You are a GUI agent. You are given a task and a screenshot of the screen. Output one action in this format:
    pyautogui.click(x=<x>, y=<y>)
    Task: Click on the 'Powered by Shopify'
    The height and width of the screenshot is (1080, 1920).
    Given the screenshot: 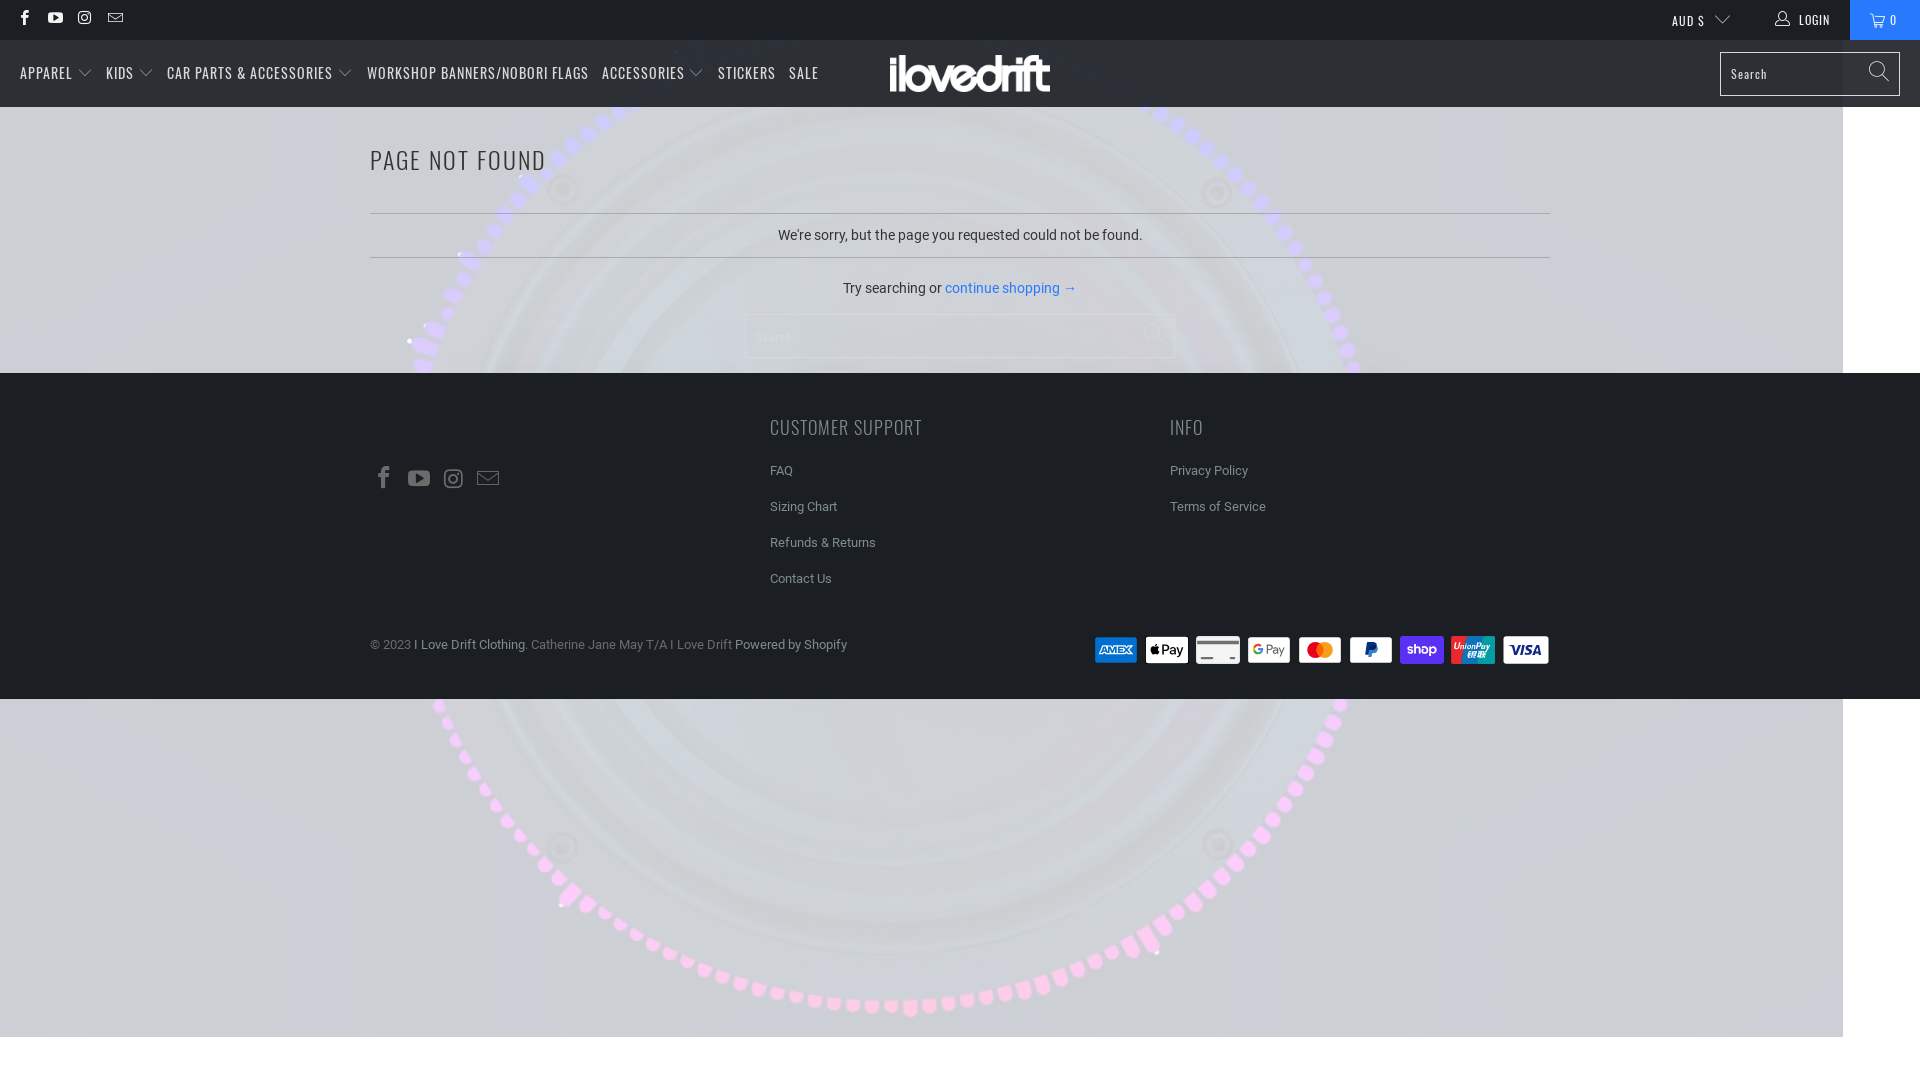 What is the action you would take?
    pyautogui.click(x=733, y=644)
    